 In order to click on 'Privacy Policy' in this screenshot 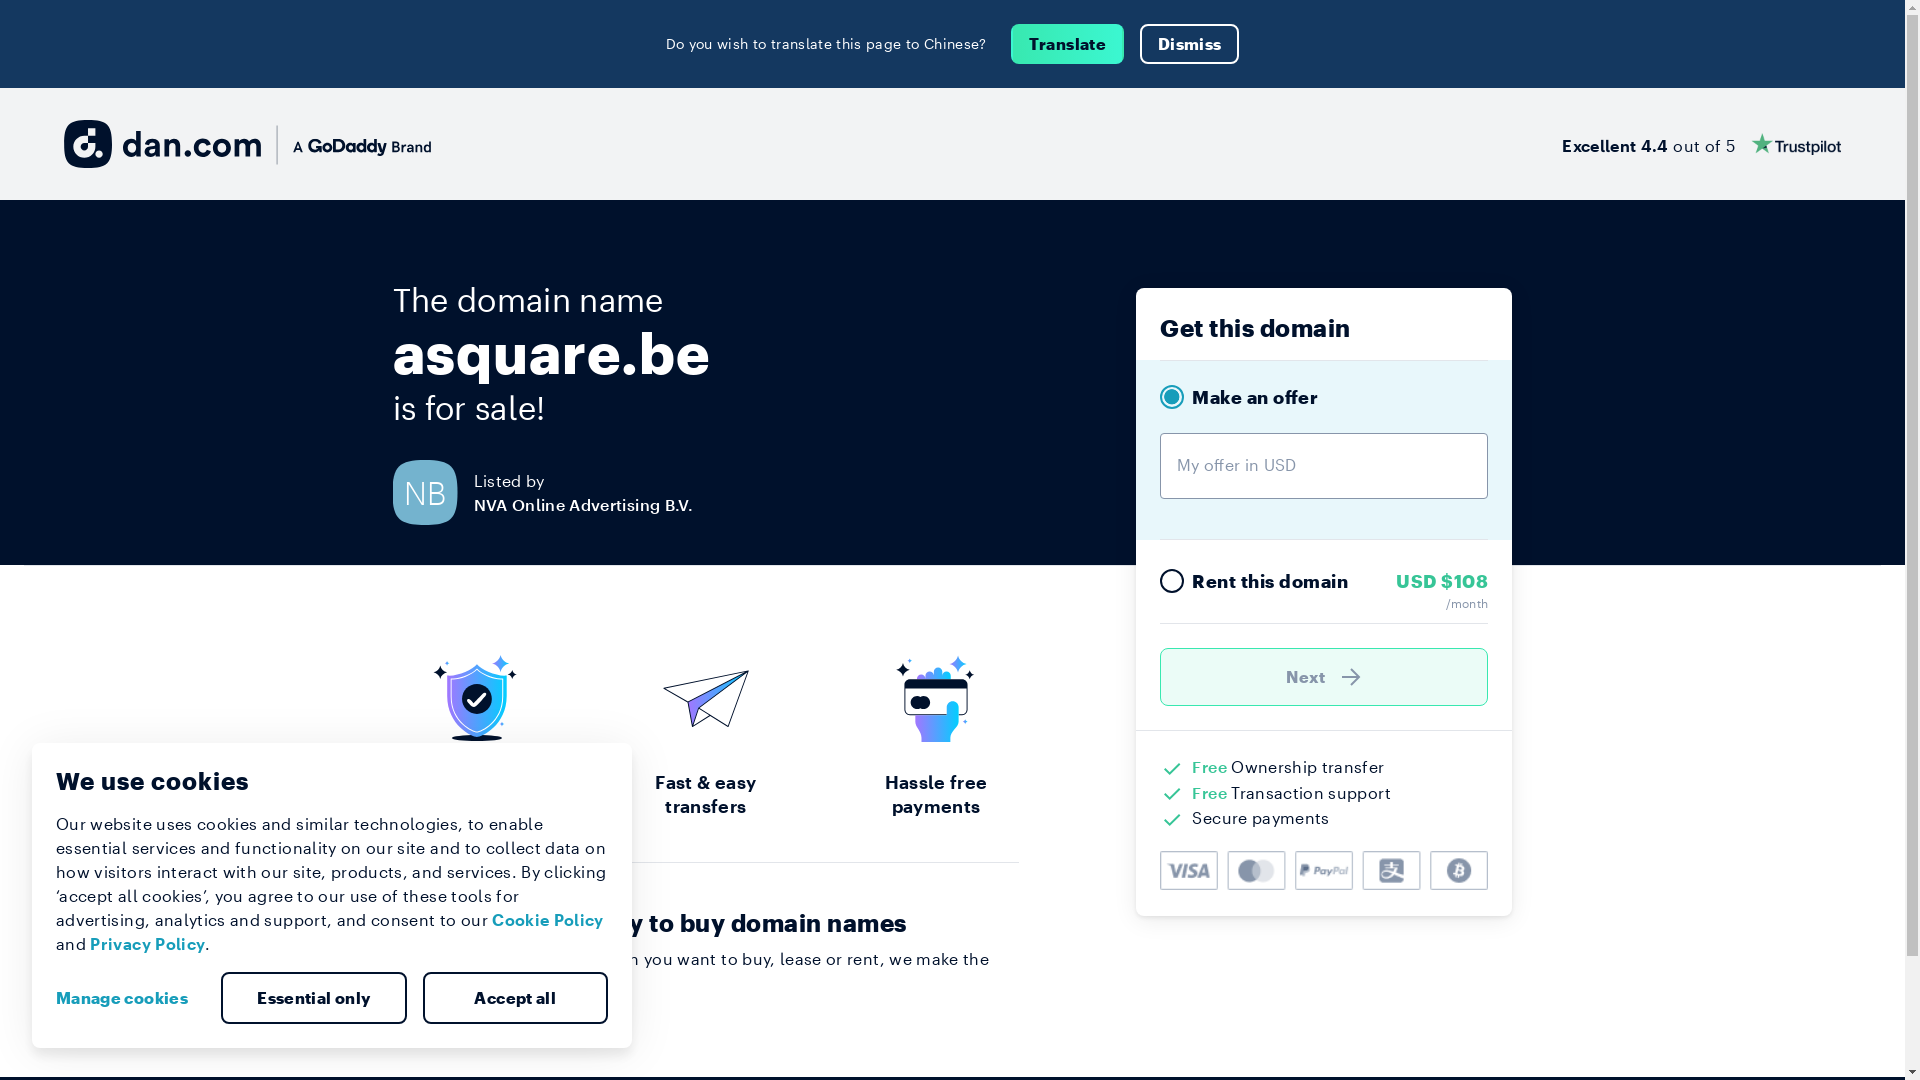, I will do `click(89, 943)`.